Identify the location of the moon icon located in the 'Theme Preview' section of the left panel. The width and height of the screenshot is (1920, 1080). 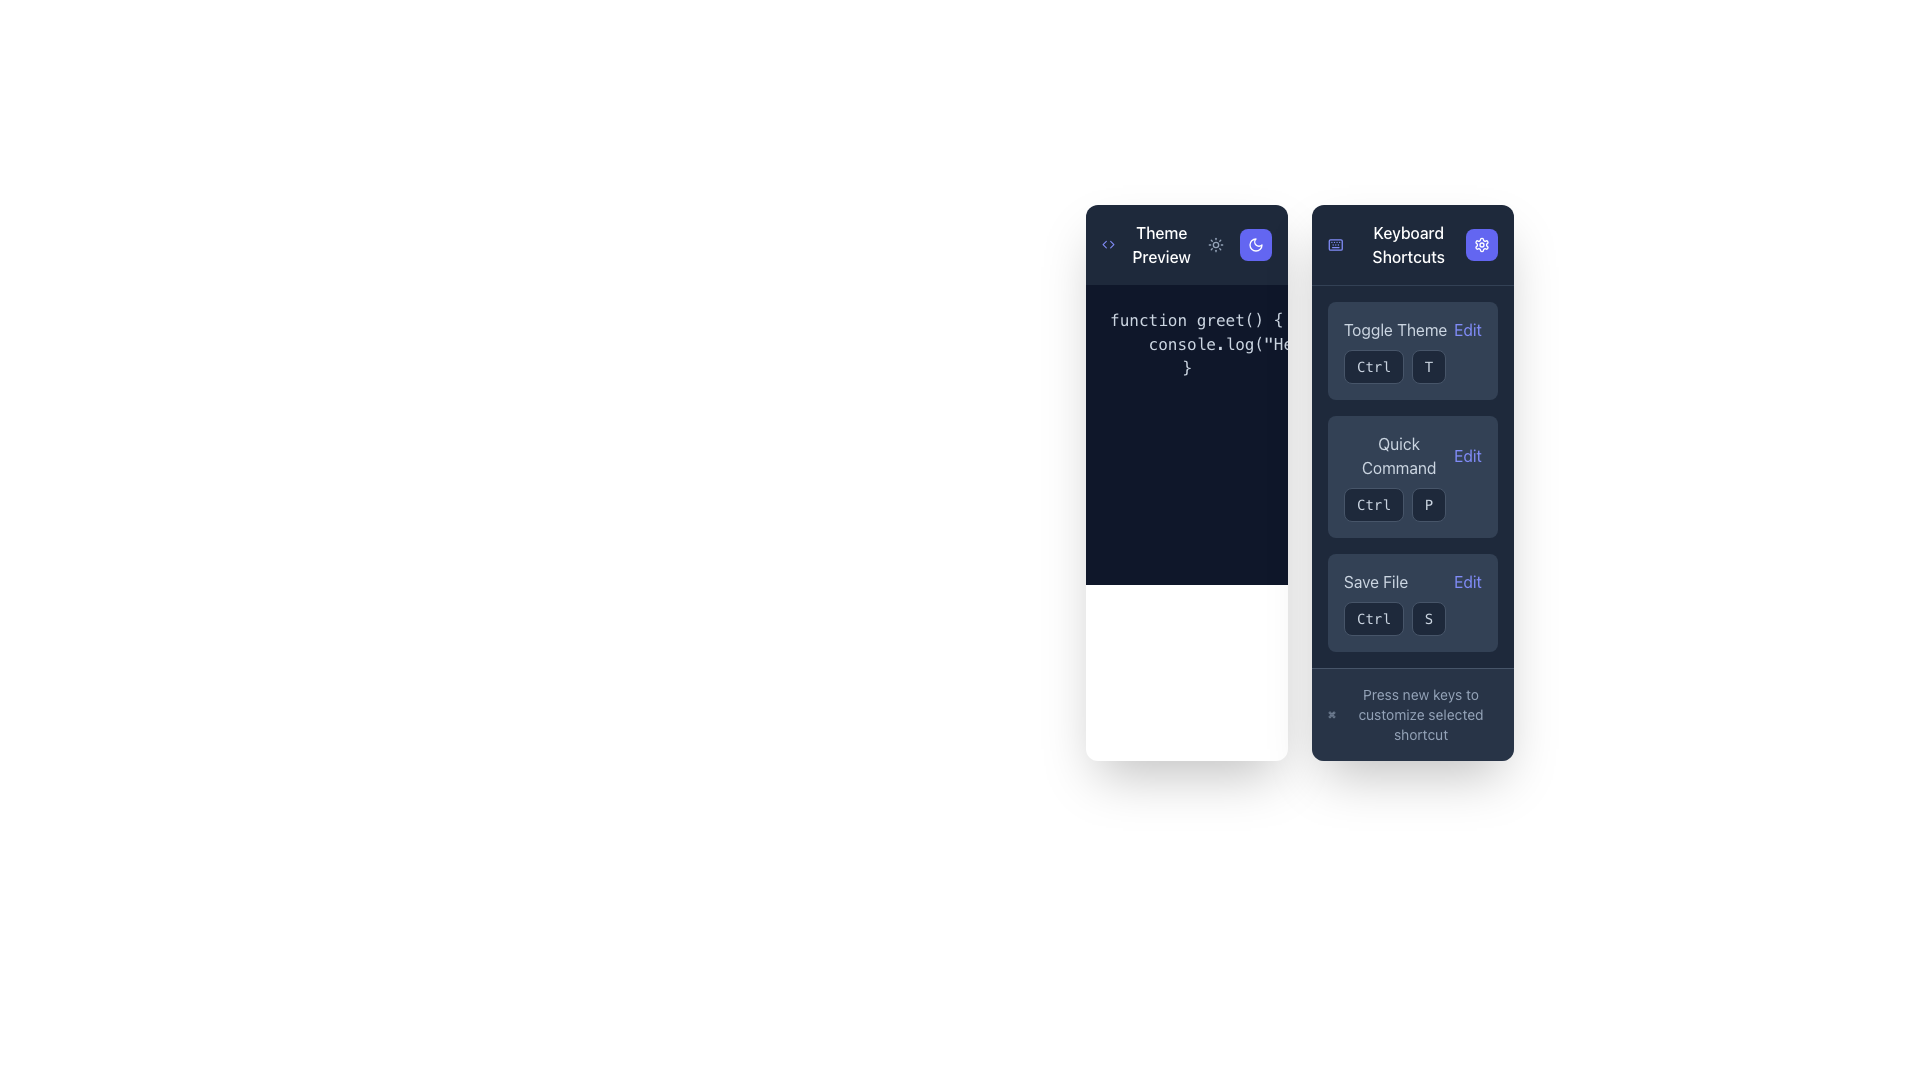
(1255, 244).